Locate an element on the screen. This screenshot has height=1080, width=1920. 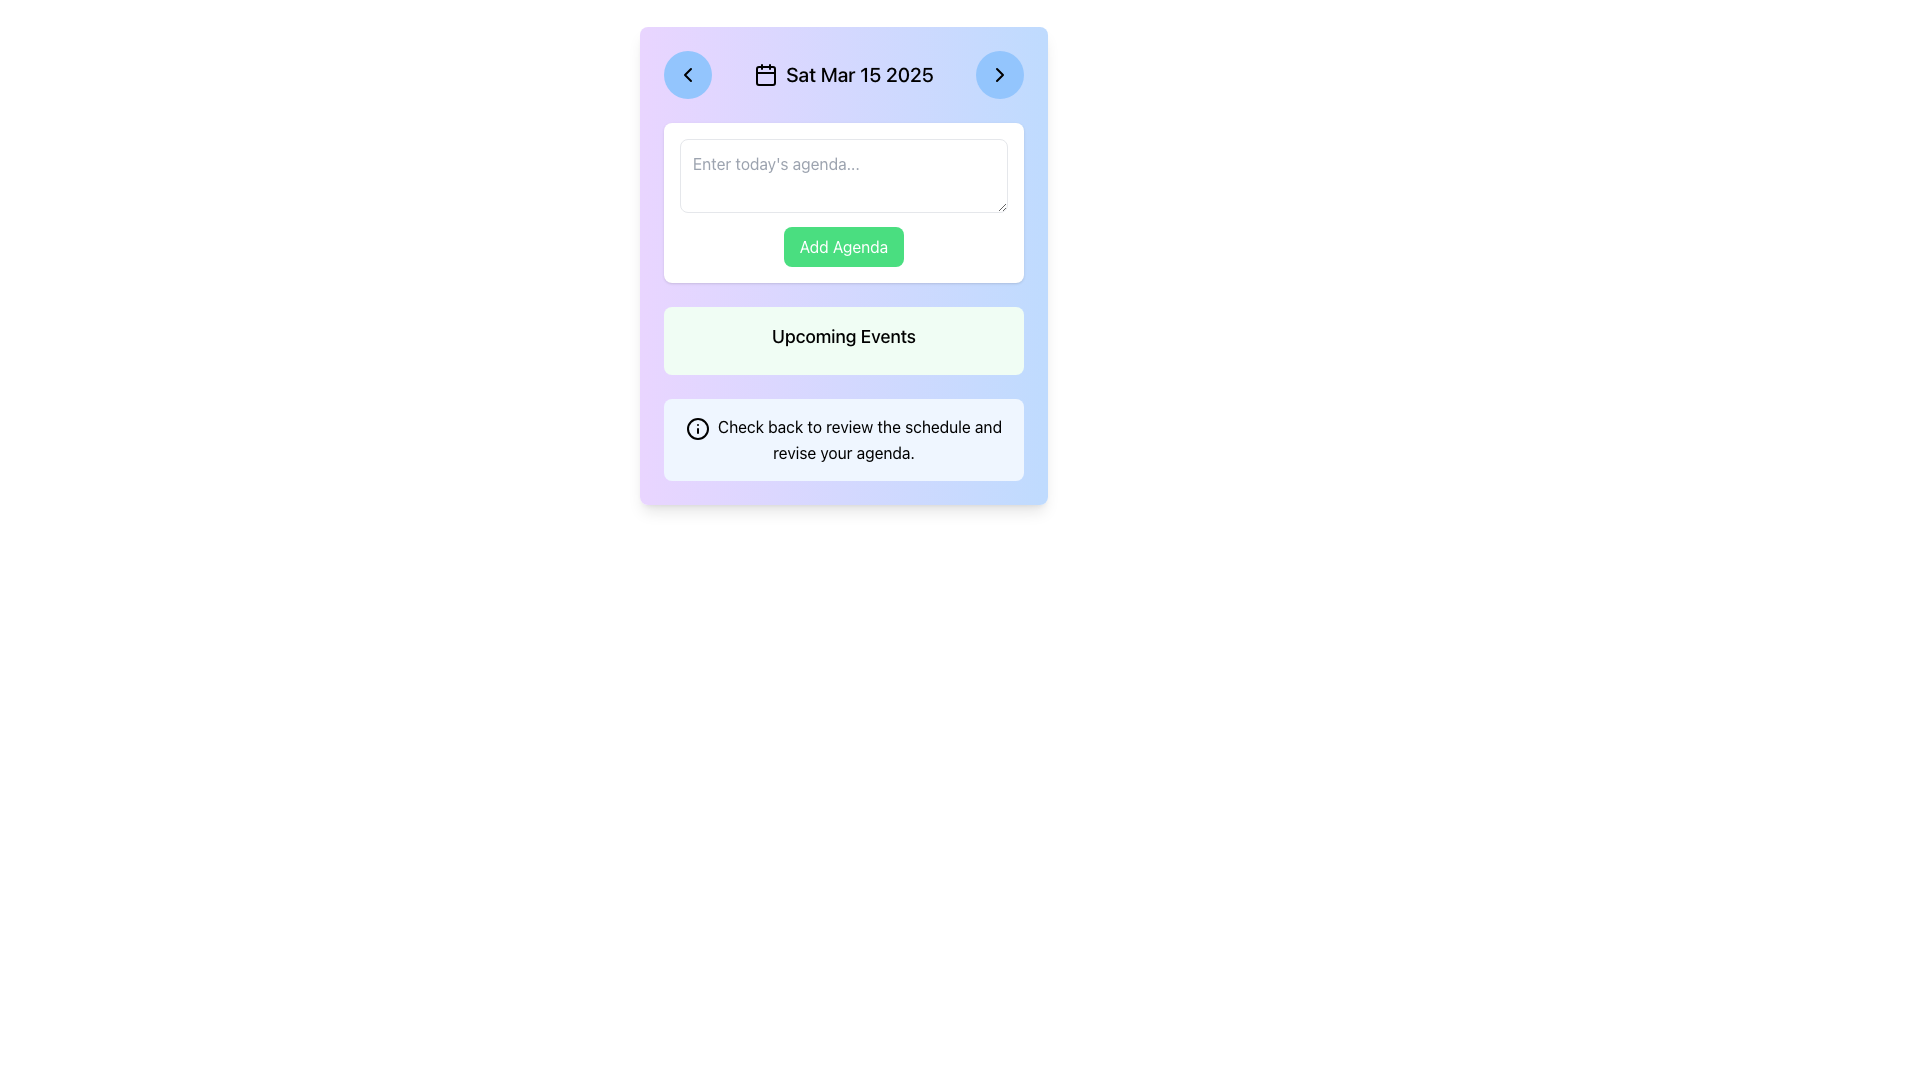
the decorative calendar icon located in the header section, to the left of the date text 'Sat Mar 15 2025' is located at coordinates (765, 73).